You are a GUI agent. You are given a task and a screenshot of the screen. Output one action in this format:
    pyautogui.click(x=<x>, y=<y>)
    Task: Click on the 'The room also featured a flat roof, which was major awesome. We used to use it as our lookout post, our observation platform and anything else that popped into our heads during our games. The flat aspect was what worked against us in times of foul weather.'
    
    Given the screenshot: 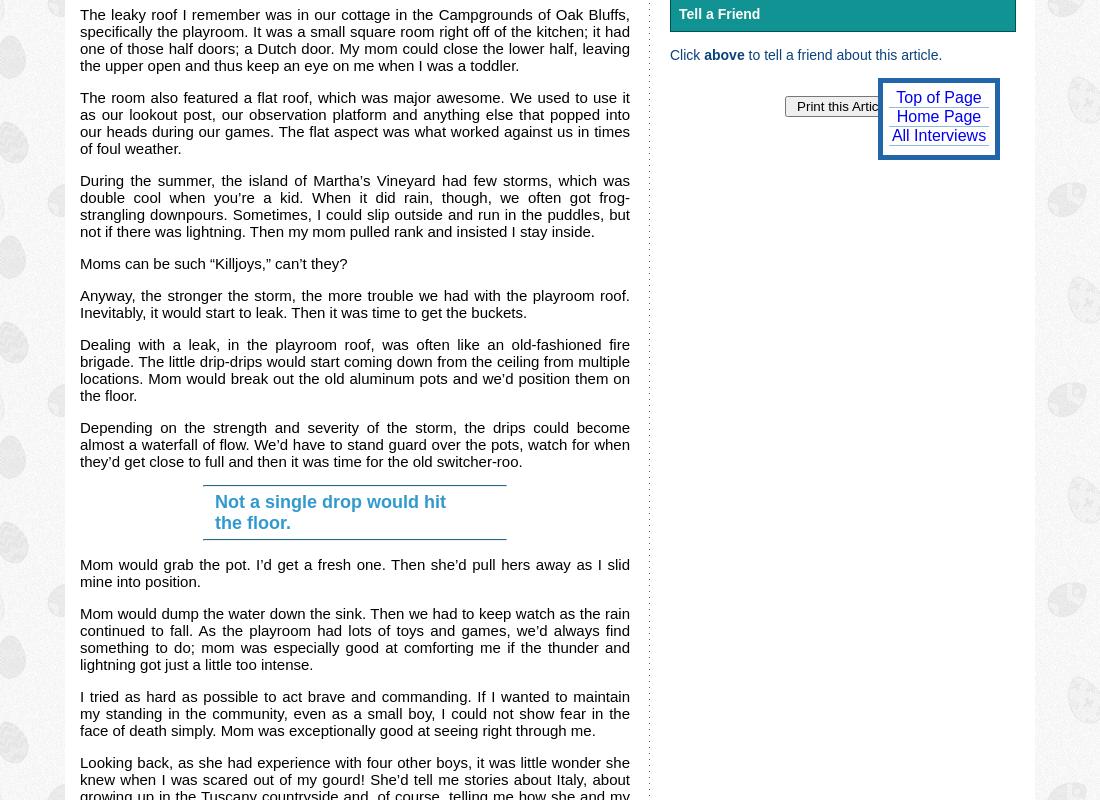 What is the action you would take?
    pyautogui.click(x=354, y=121)
    